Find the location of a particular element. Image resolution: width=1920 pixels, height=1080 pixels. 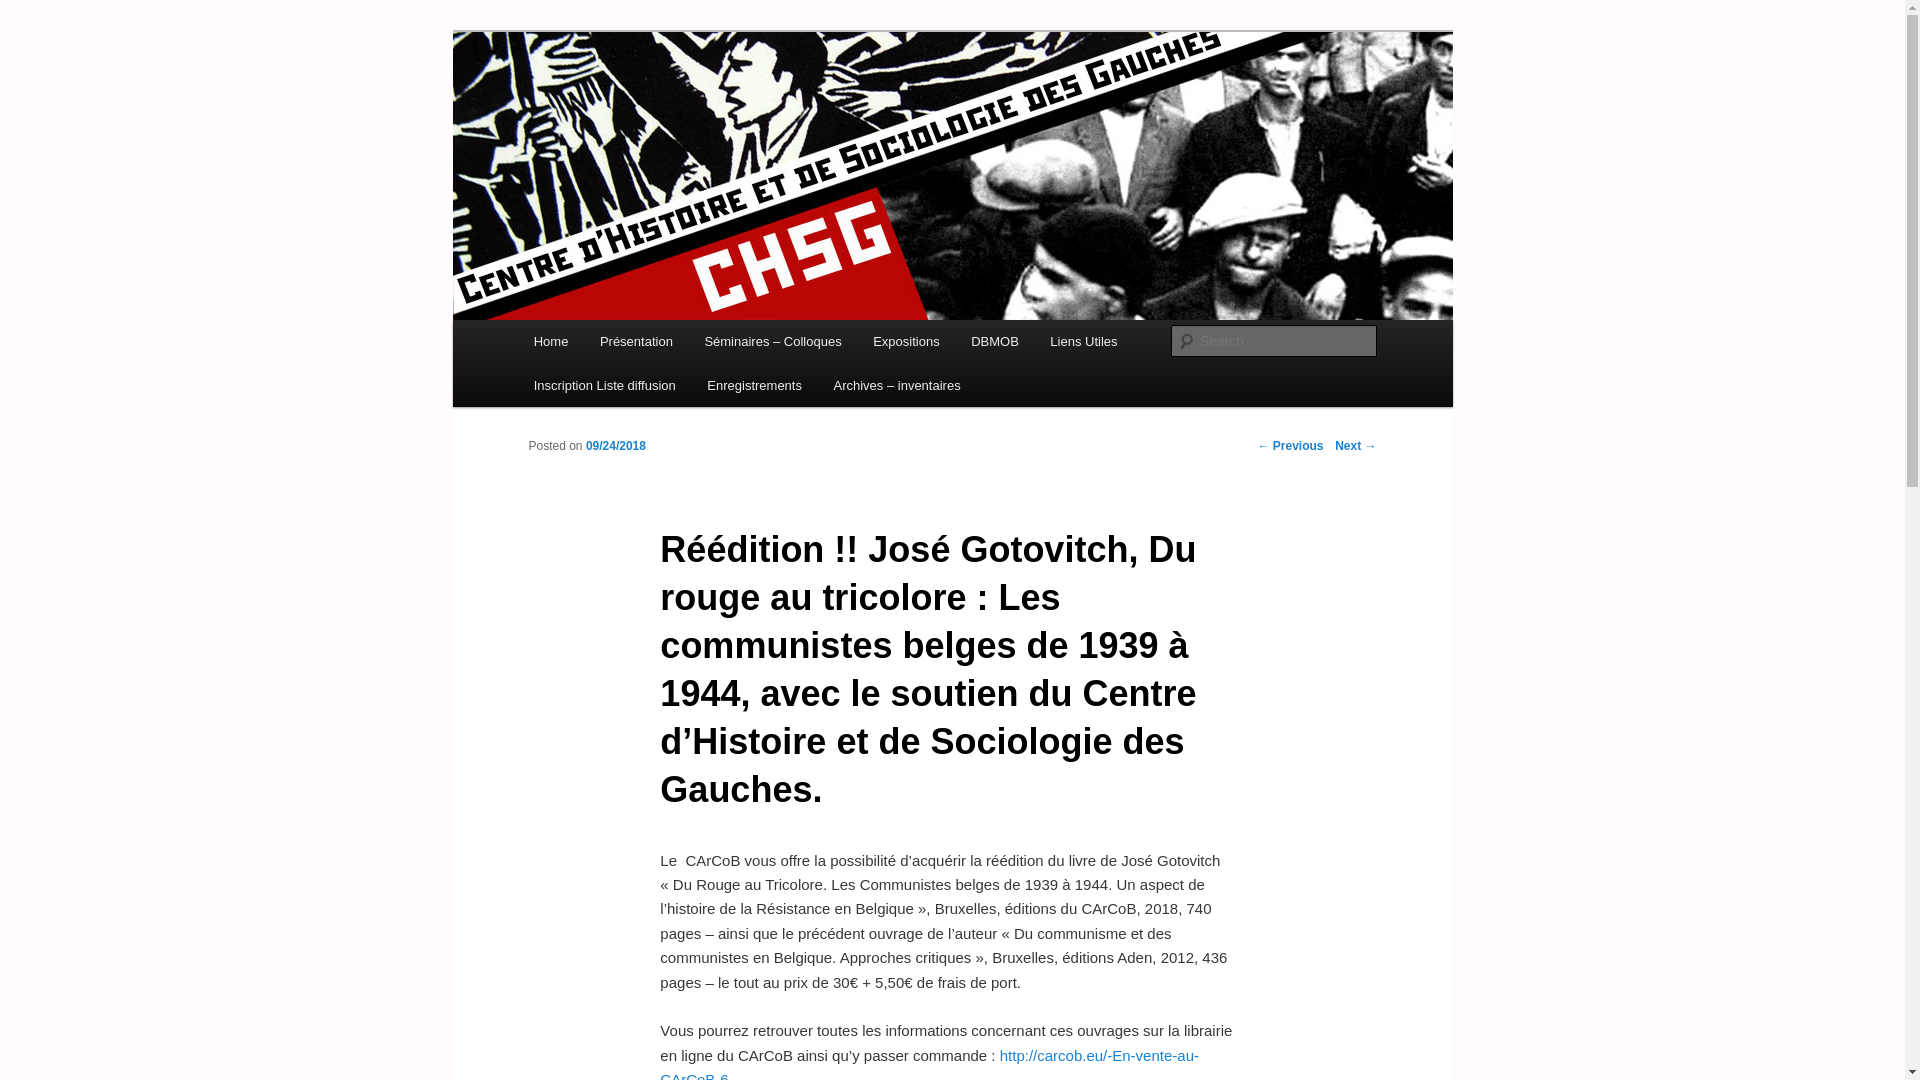

'Skip to primary content' is located at coordinates (528, 343).